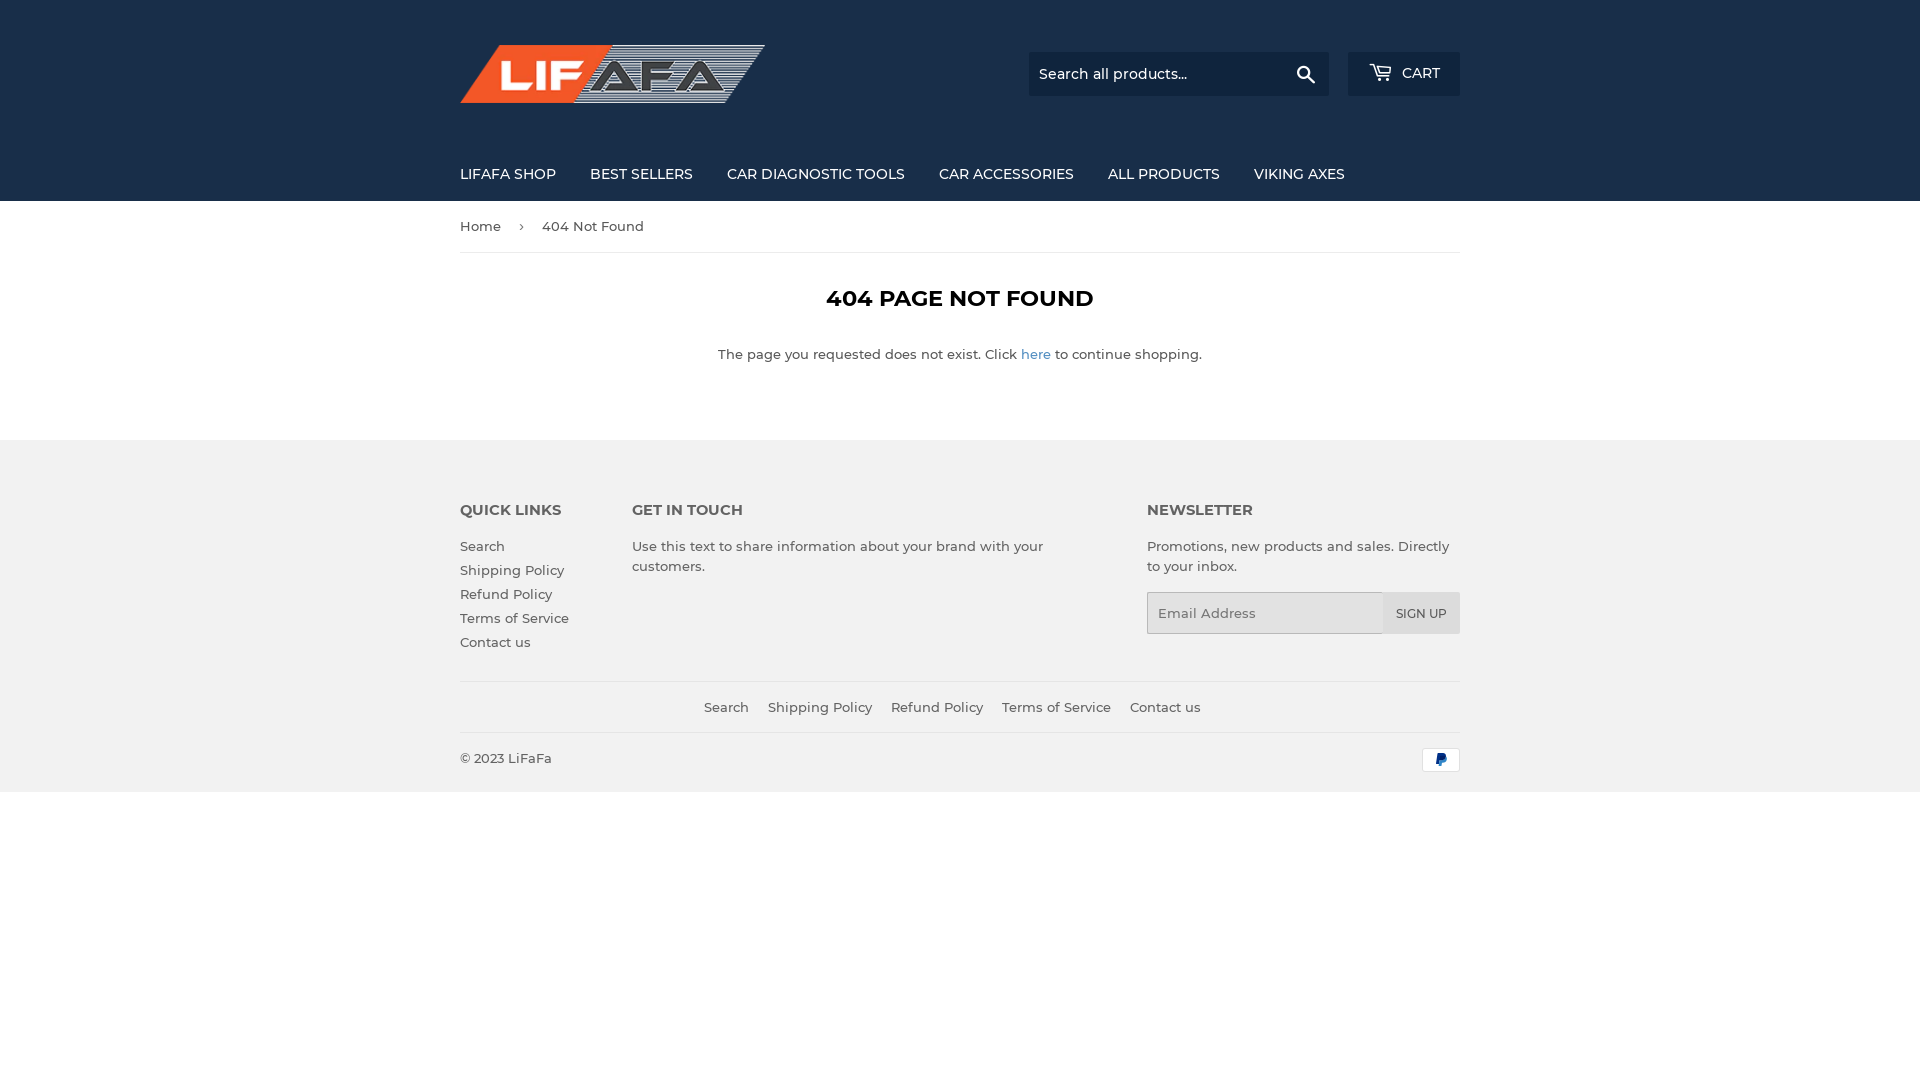 Image resolution: width=1920 pixels, height=1080 pixels. I want to click on 'Shipping Policy', so click(820, 704).